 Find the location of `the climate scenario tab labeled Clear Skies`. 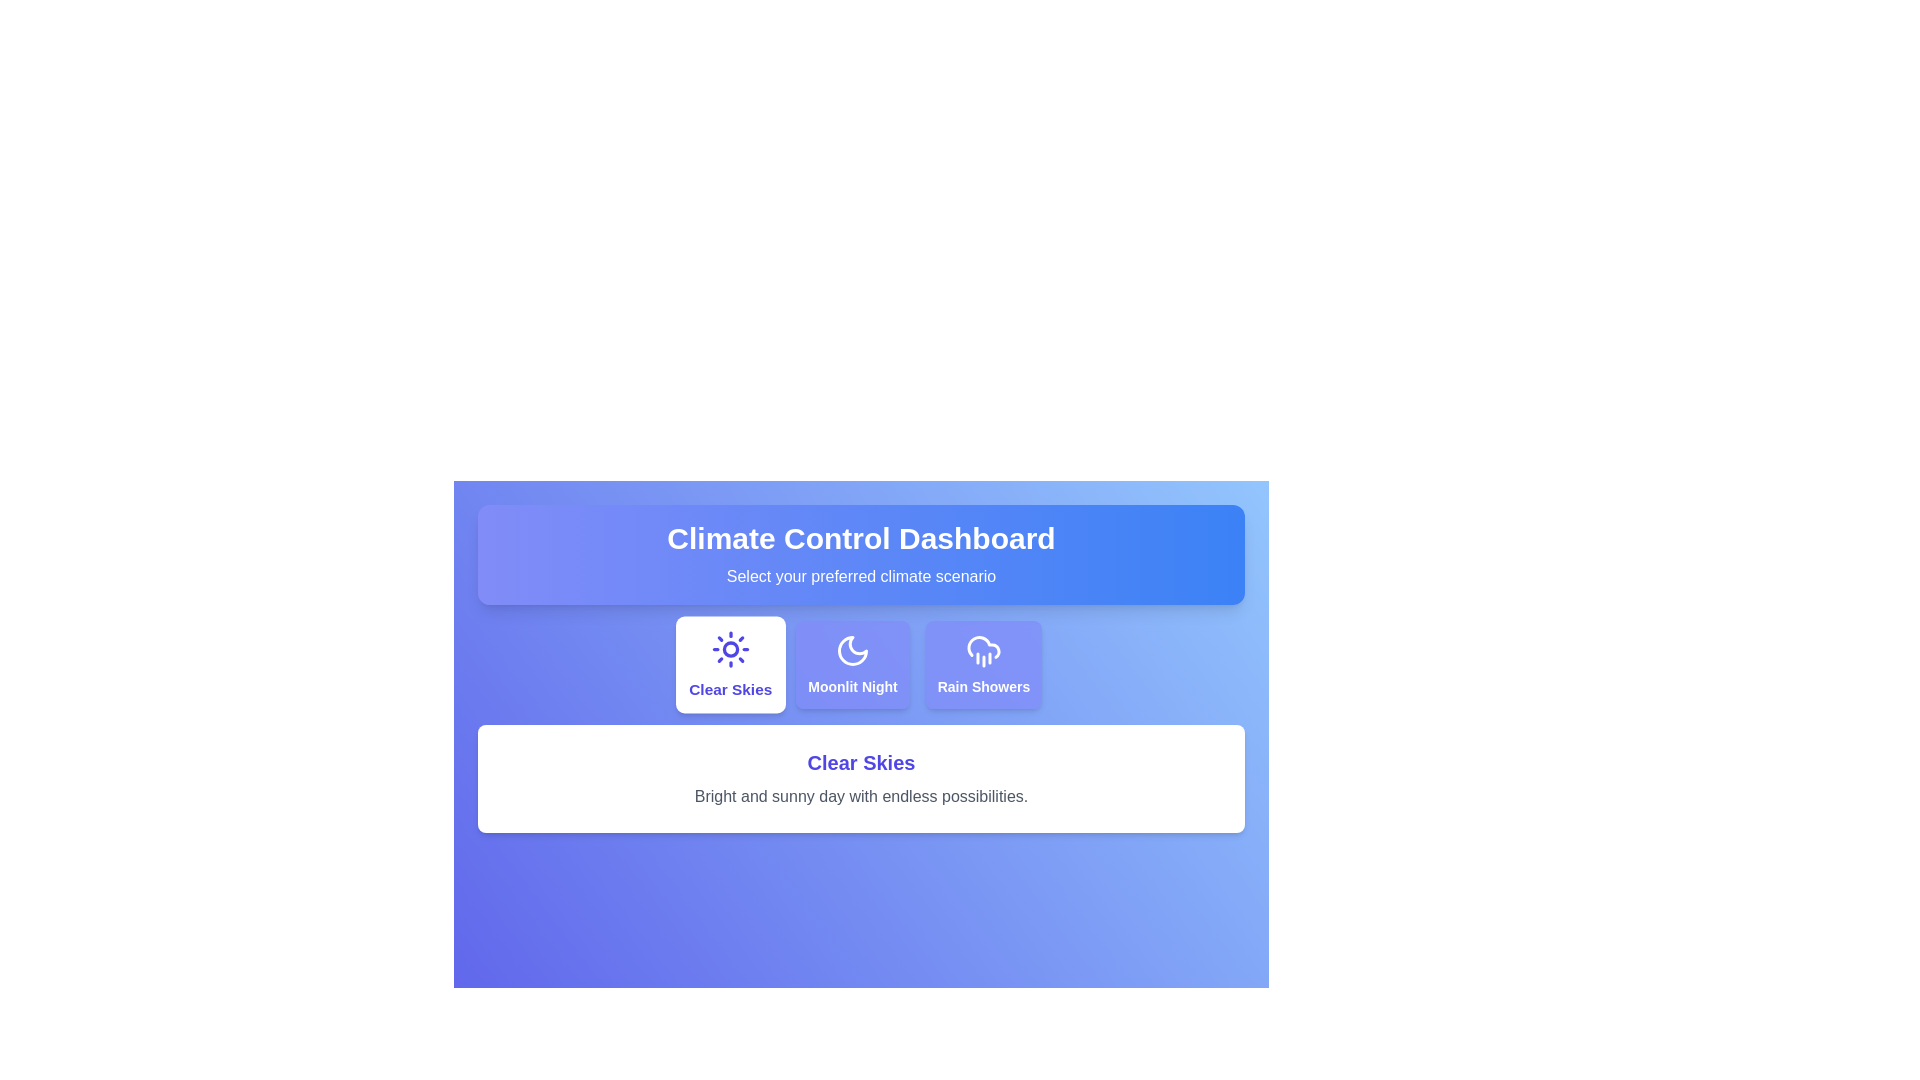

the climate scenario tab labeled Clear Skies is located at coordinates (728, 664).